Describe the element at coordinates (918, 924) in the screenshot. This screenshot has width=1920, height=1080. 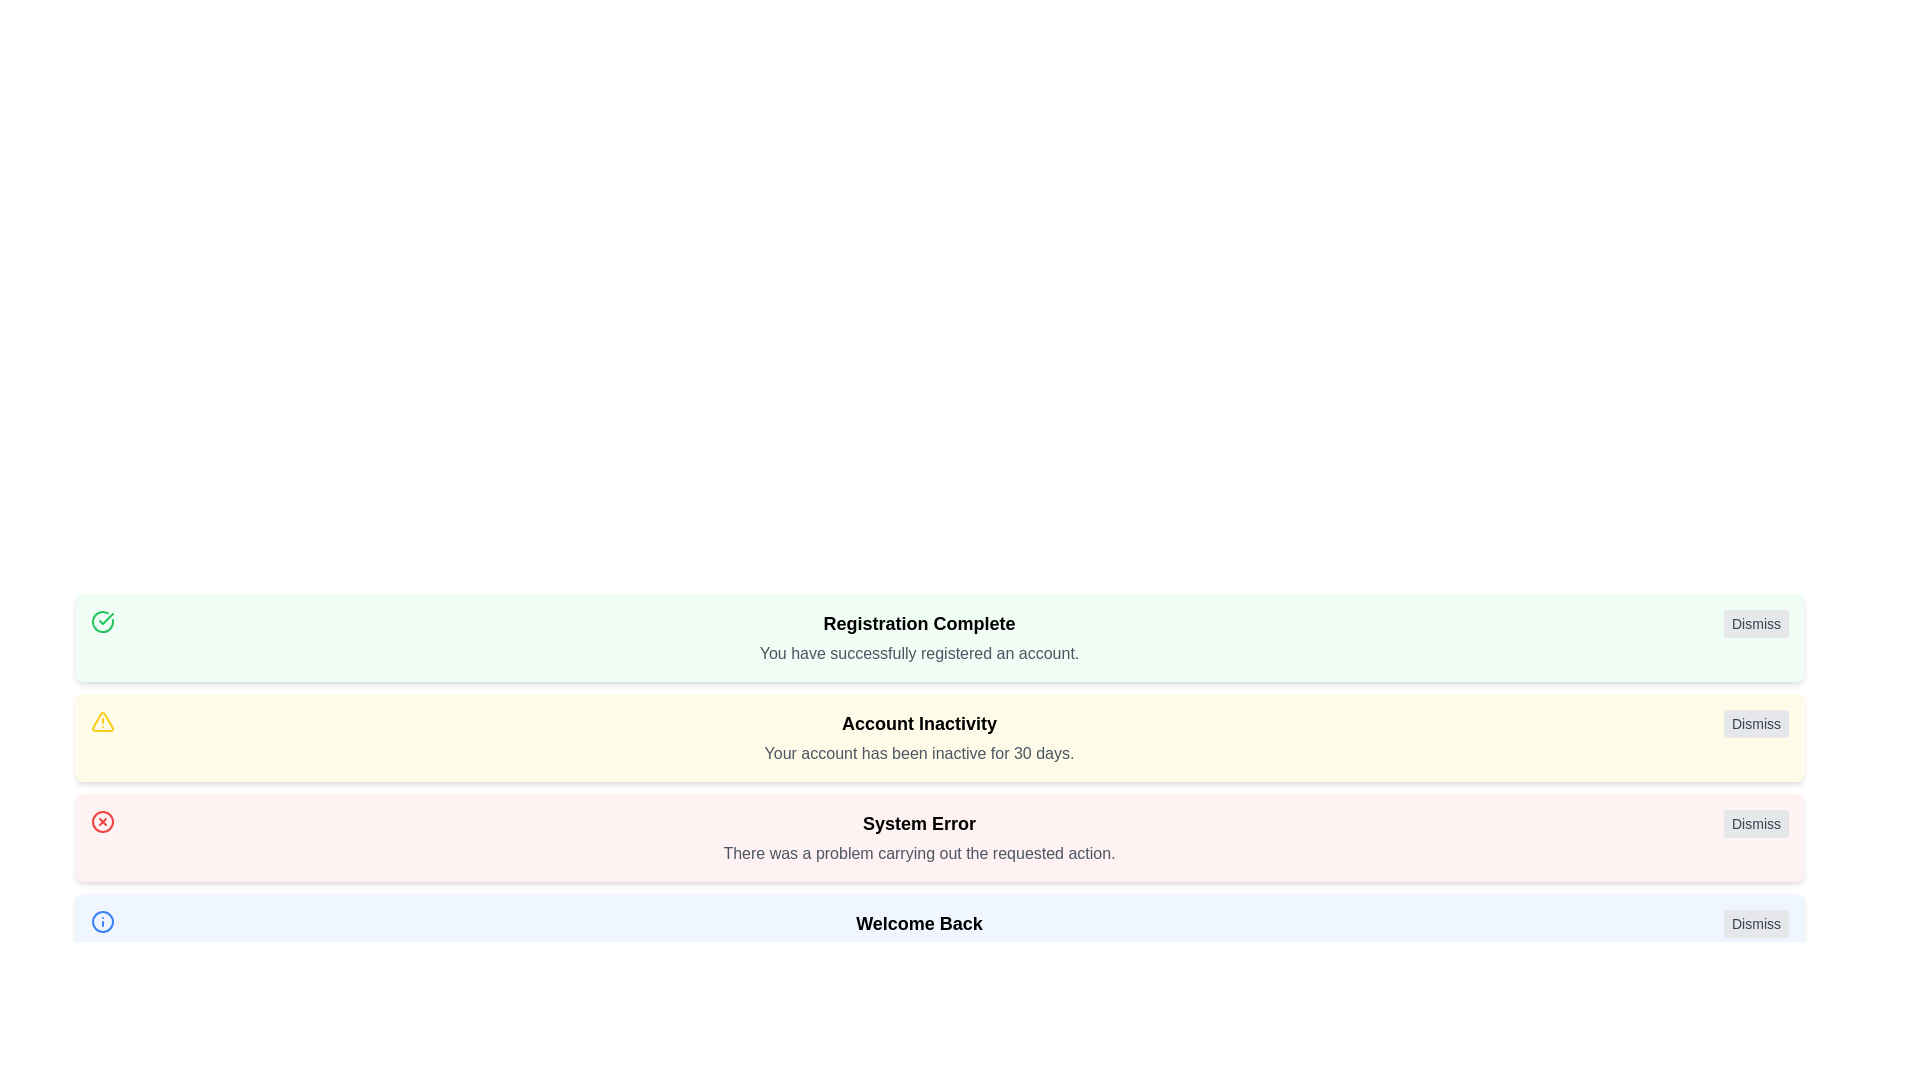
I see `the 'Welcome Back' text label, which is a bold, large font element centered horizontally on a light blue background` at that location.